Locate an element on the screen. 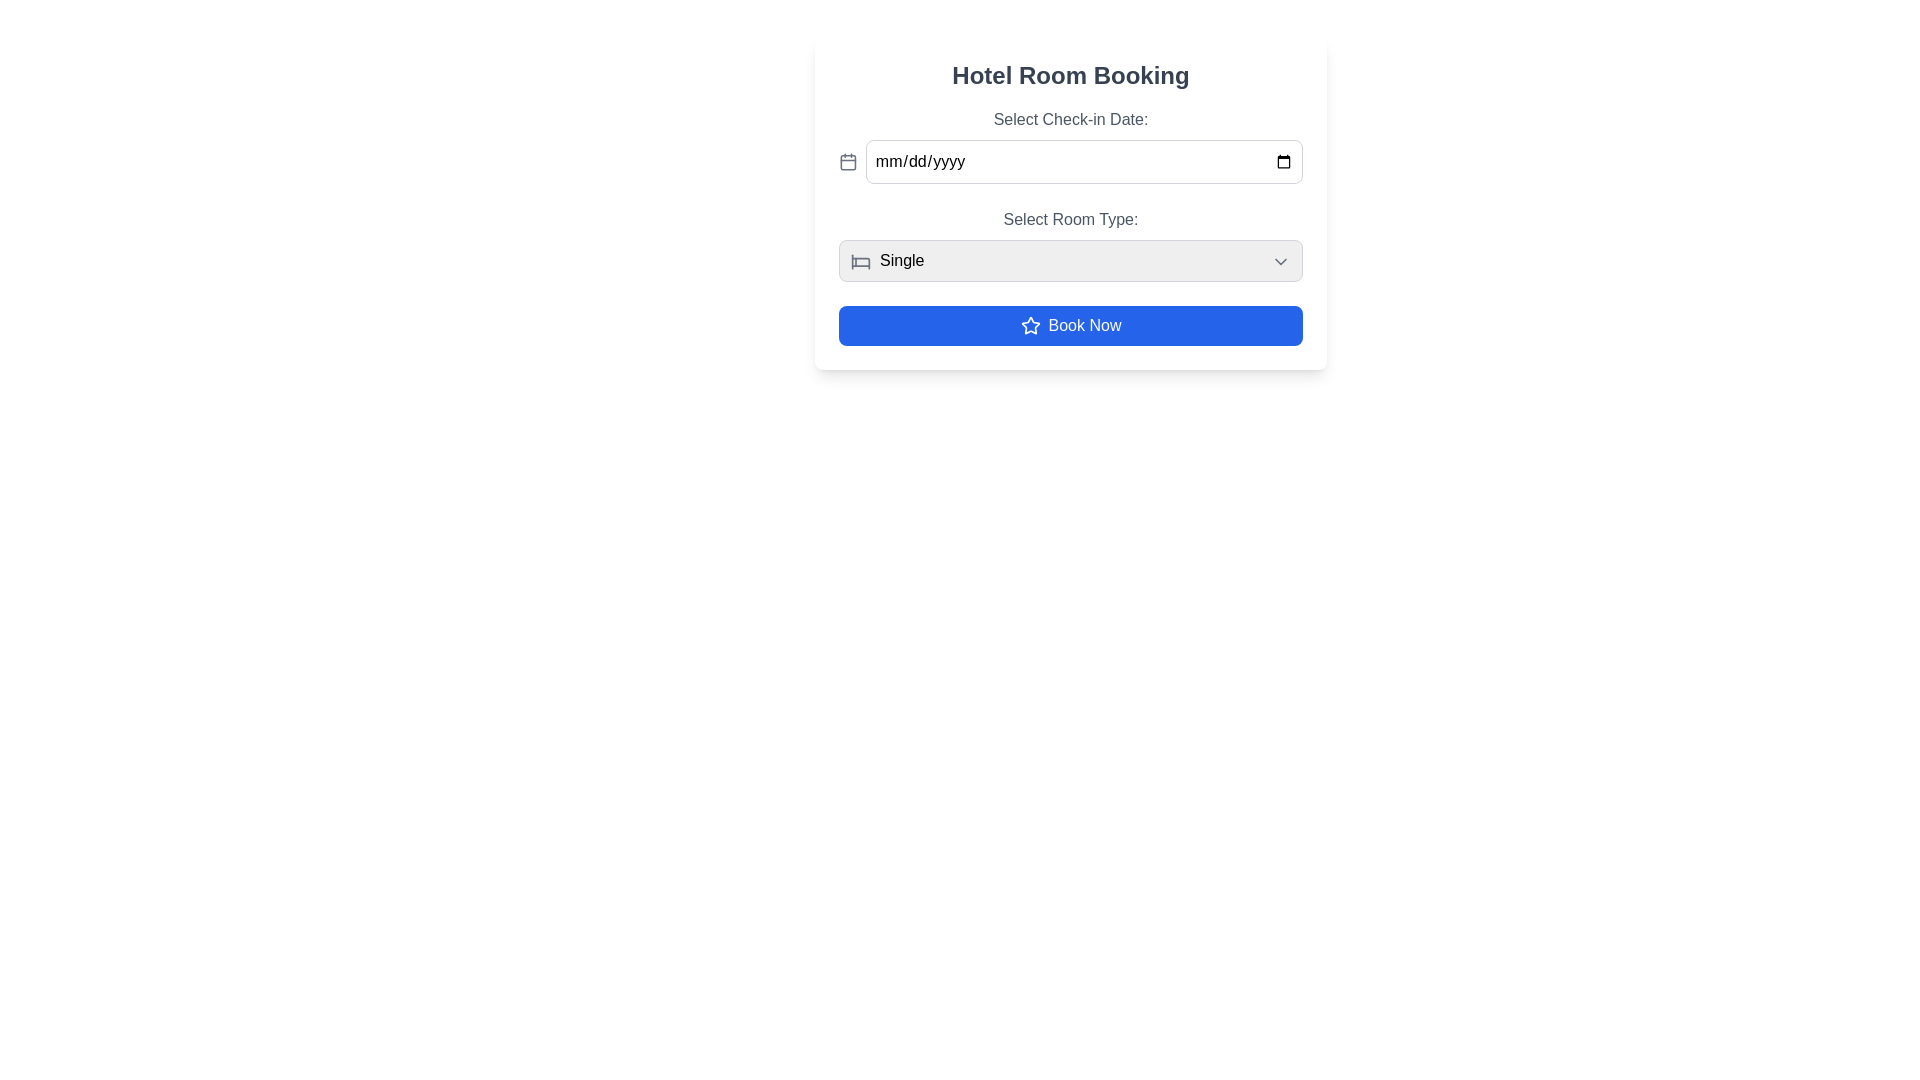 This screenshot has width=1920, height=1080. text label indicating the type of room for booking, located above the 'Single' dropdown in the 'Hotel Room Booking' form is located at coordinates (1069, 219).